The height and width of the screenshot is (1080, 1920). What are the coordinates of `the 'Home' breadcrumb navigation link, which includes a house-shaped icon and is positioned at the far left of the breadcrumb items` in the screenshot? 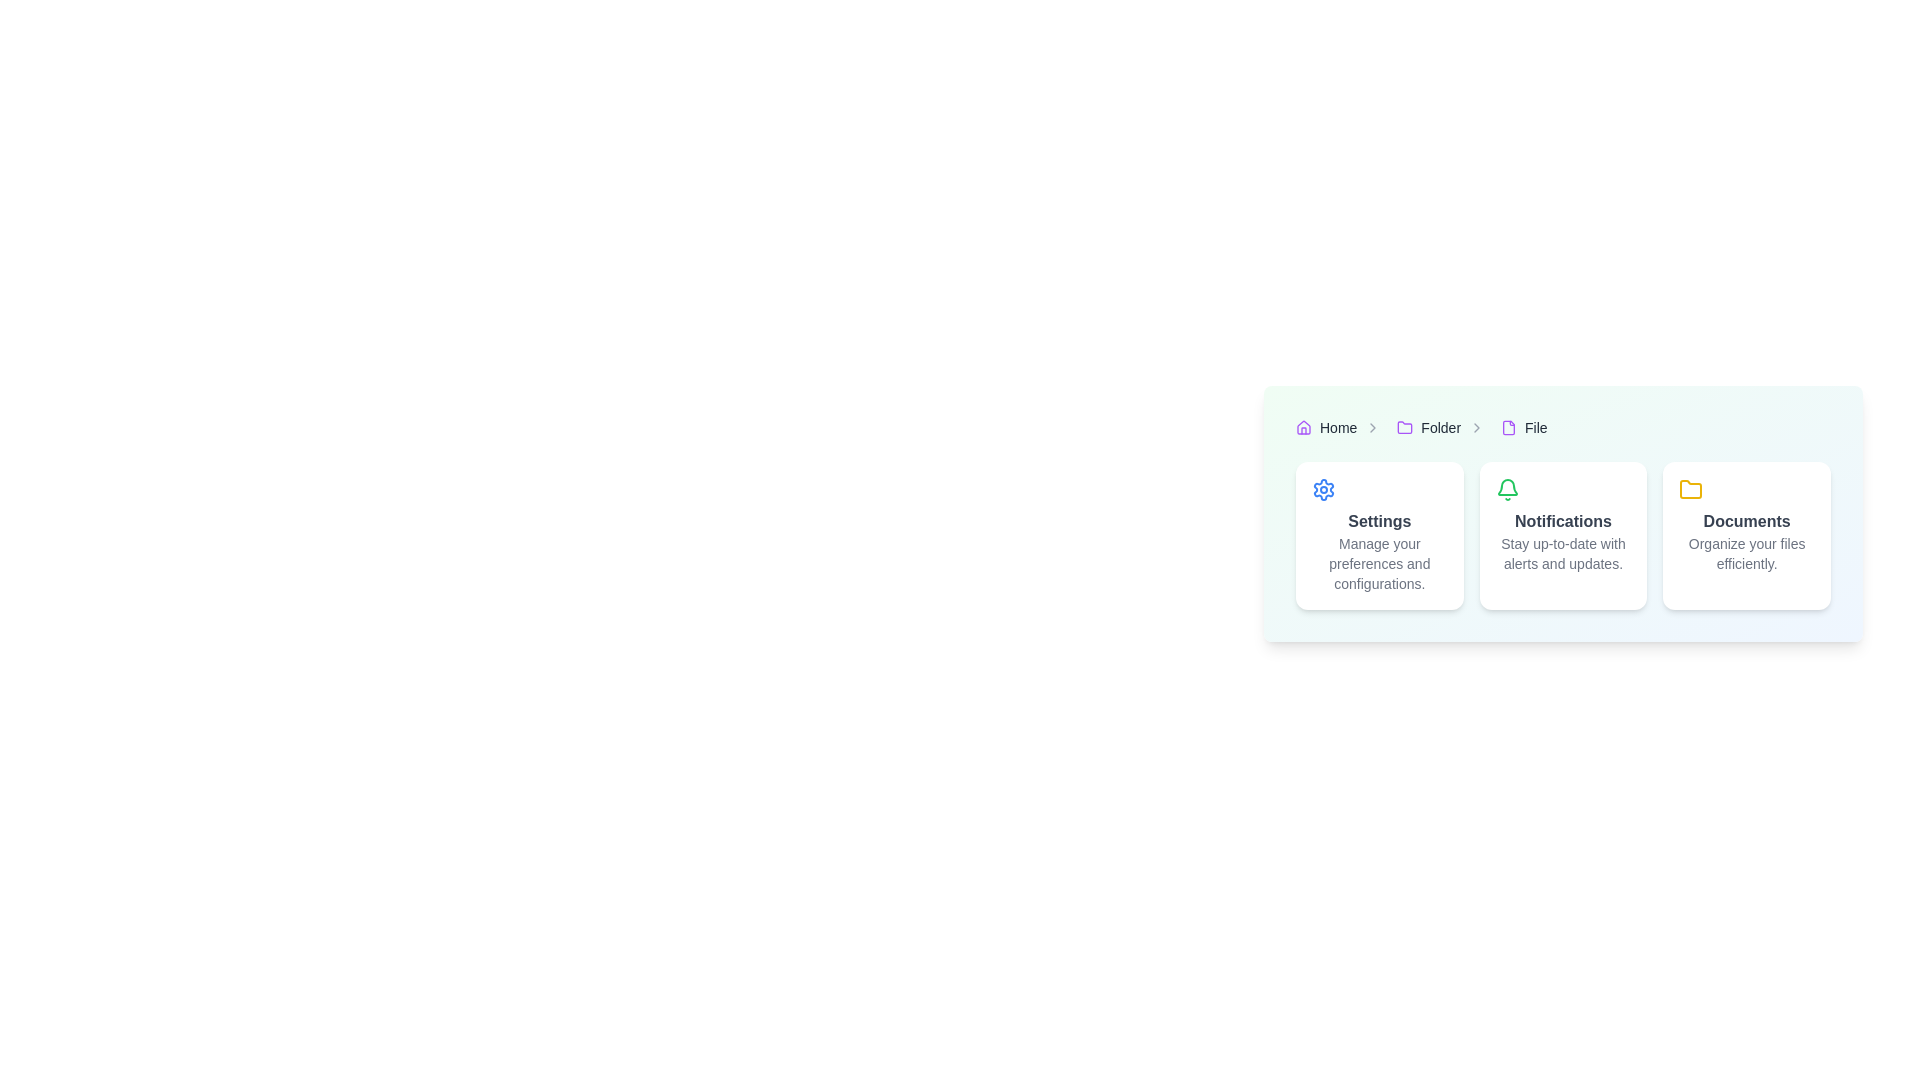 It's located at (1342, 427).